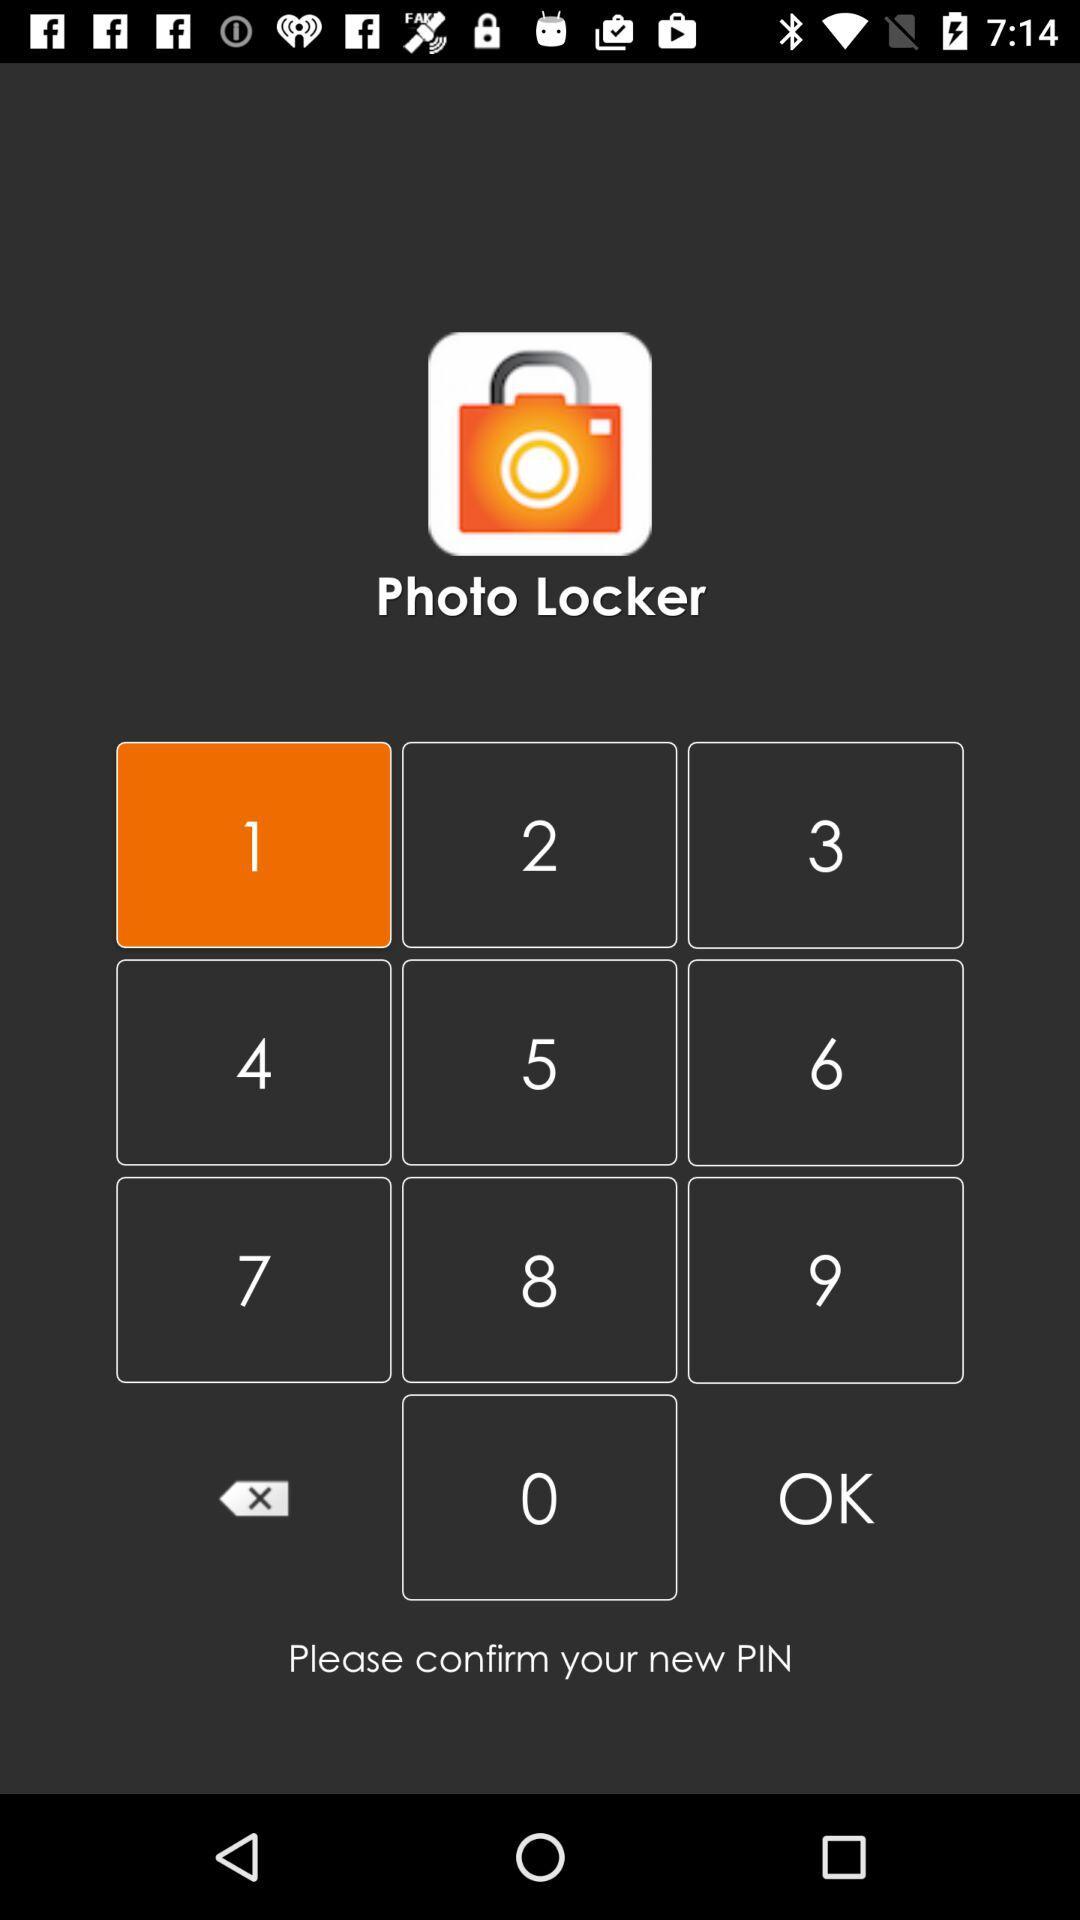  I want to click on the 2, so click(538, 844).